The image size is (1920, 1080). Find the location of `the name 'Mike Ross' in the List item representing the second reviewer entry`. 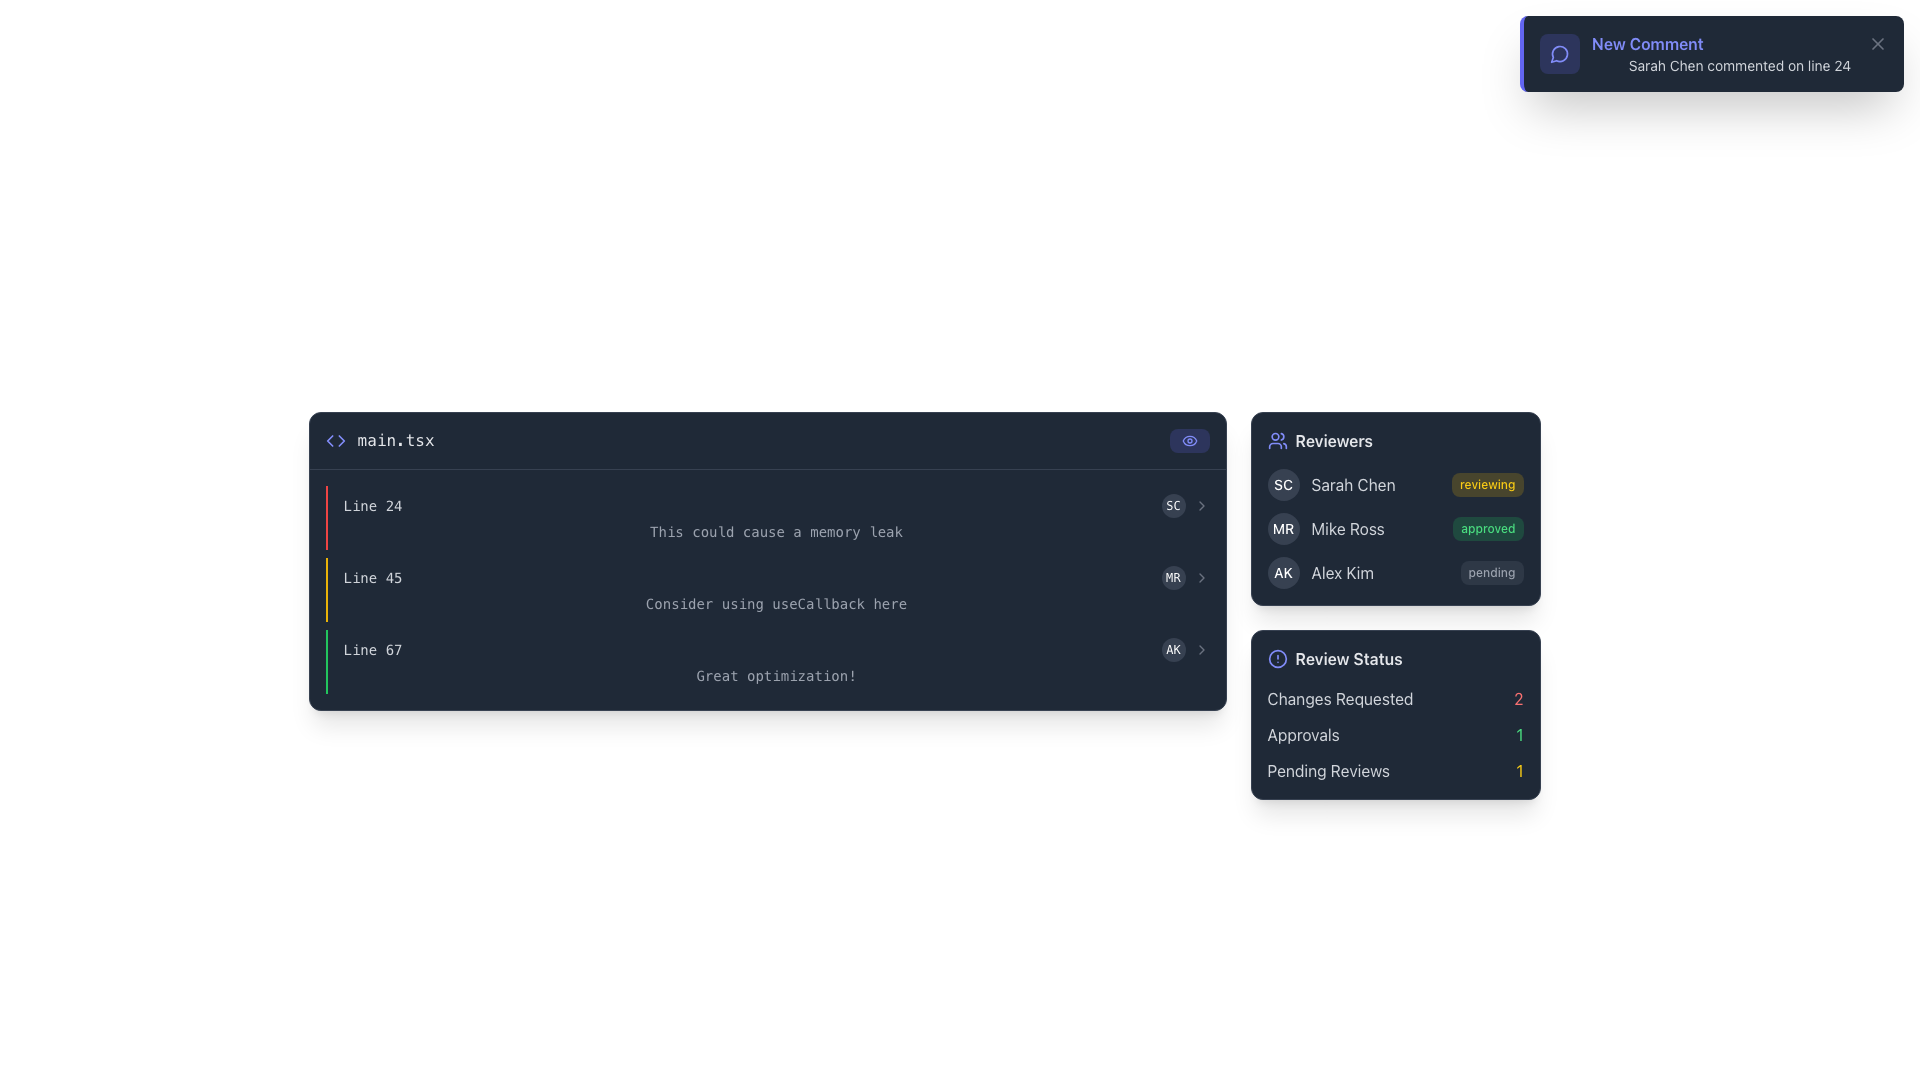

the name 'Mike Ross' in the List item representing the second reviewer entry is located at coordinates (1394, 527).